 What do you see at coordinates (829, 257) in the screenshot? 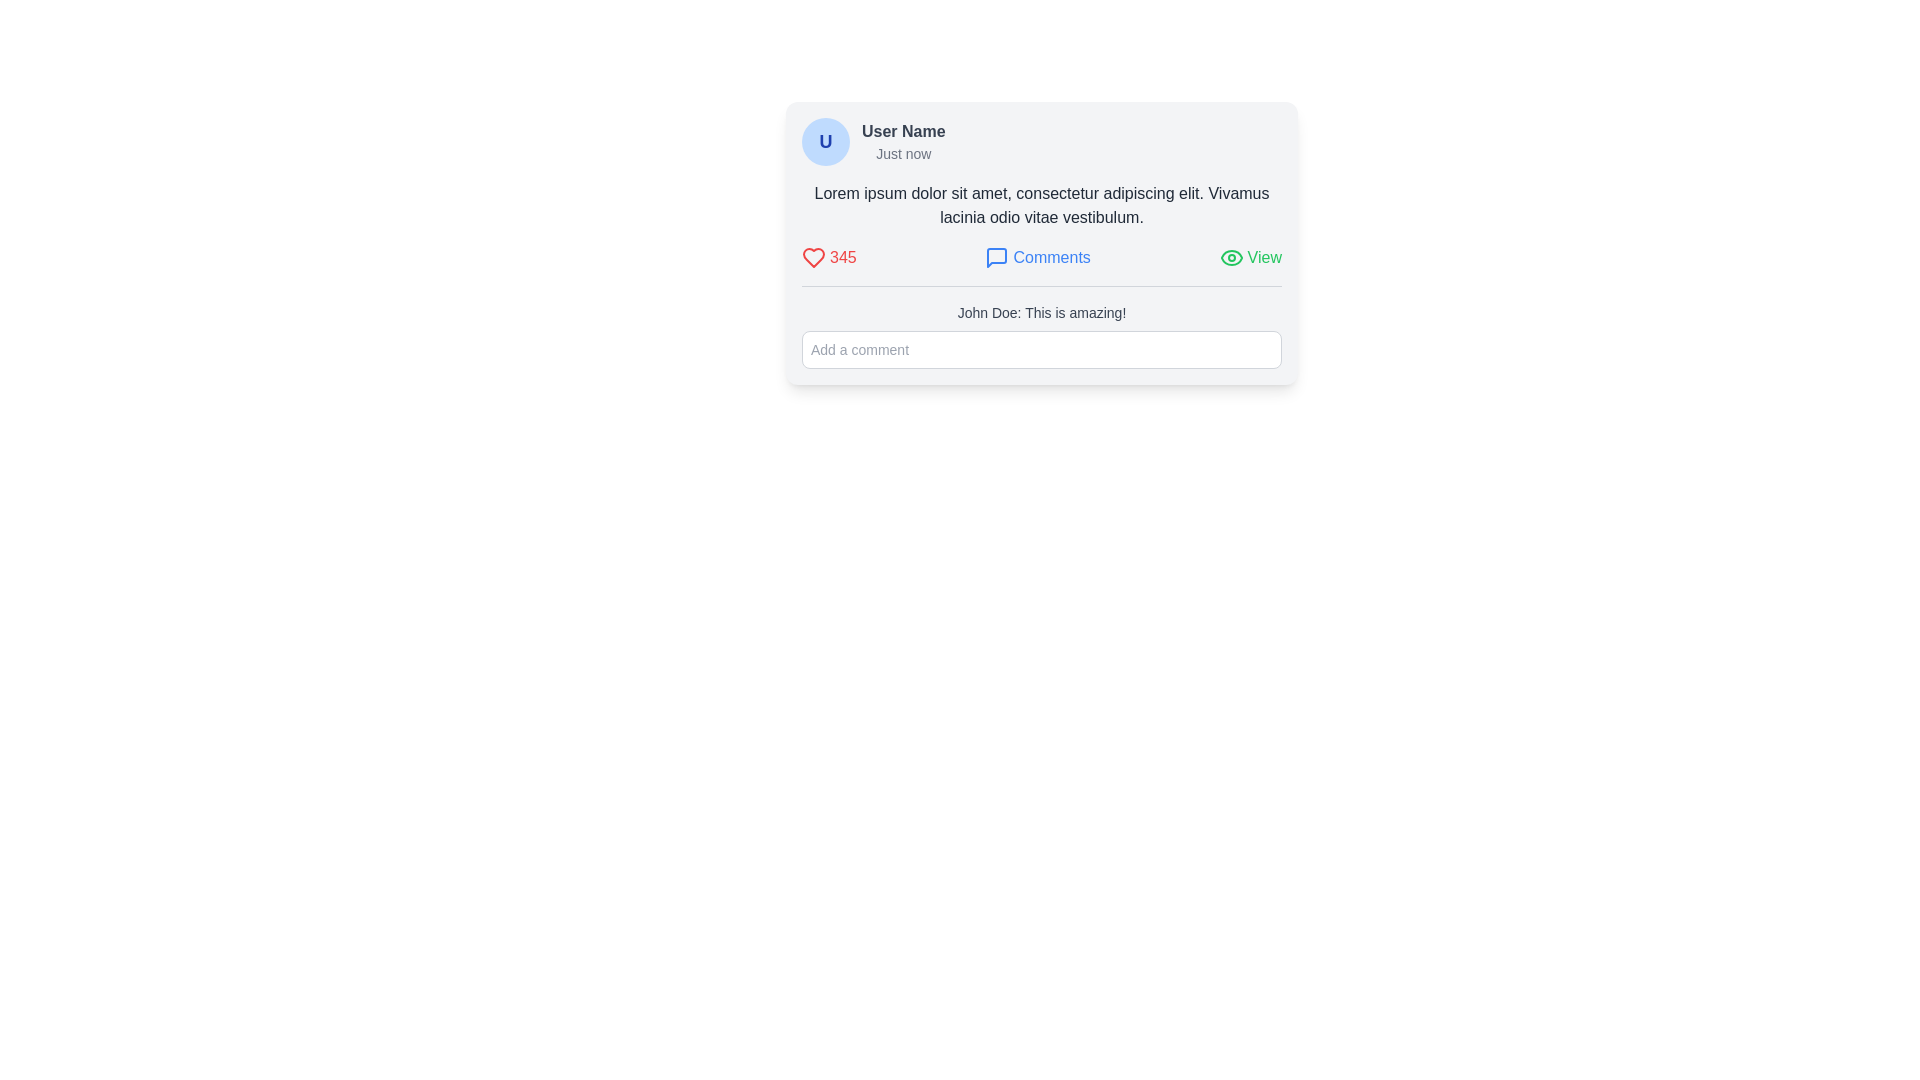
I see `the interactive count display with icon that shows the count of likes or favorites` at bounding box center [829, 257].